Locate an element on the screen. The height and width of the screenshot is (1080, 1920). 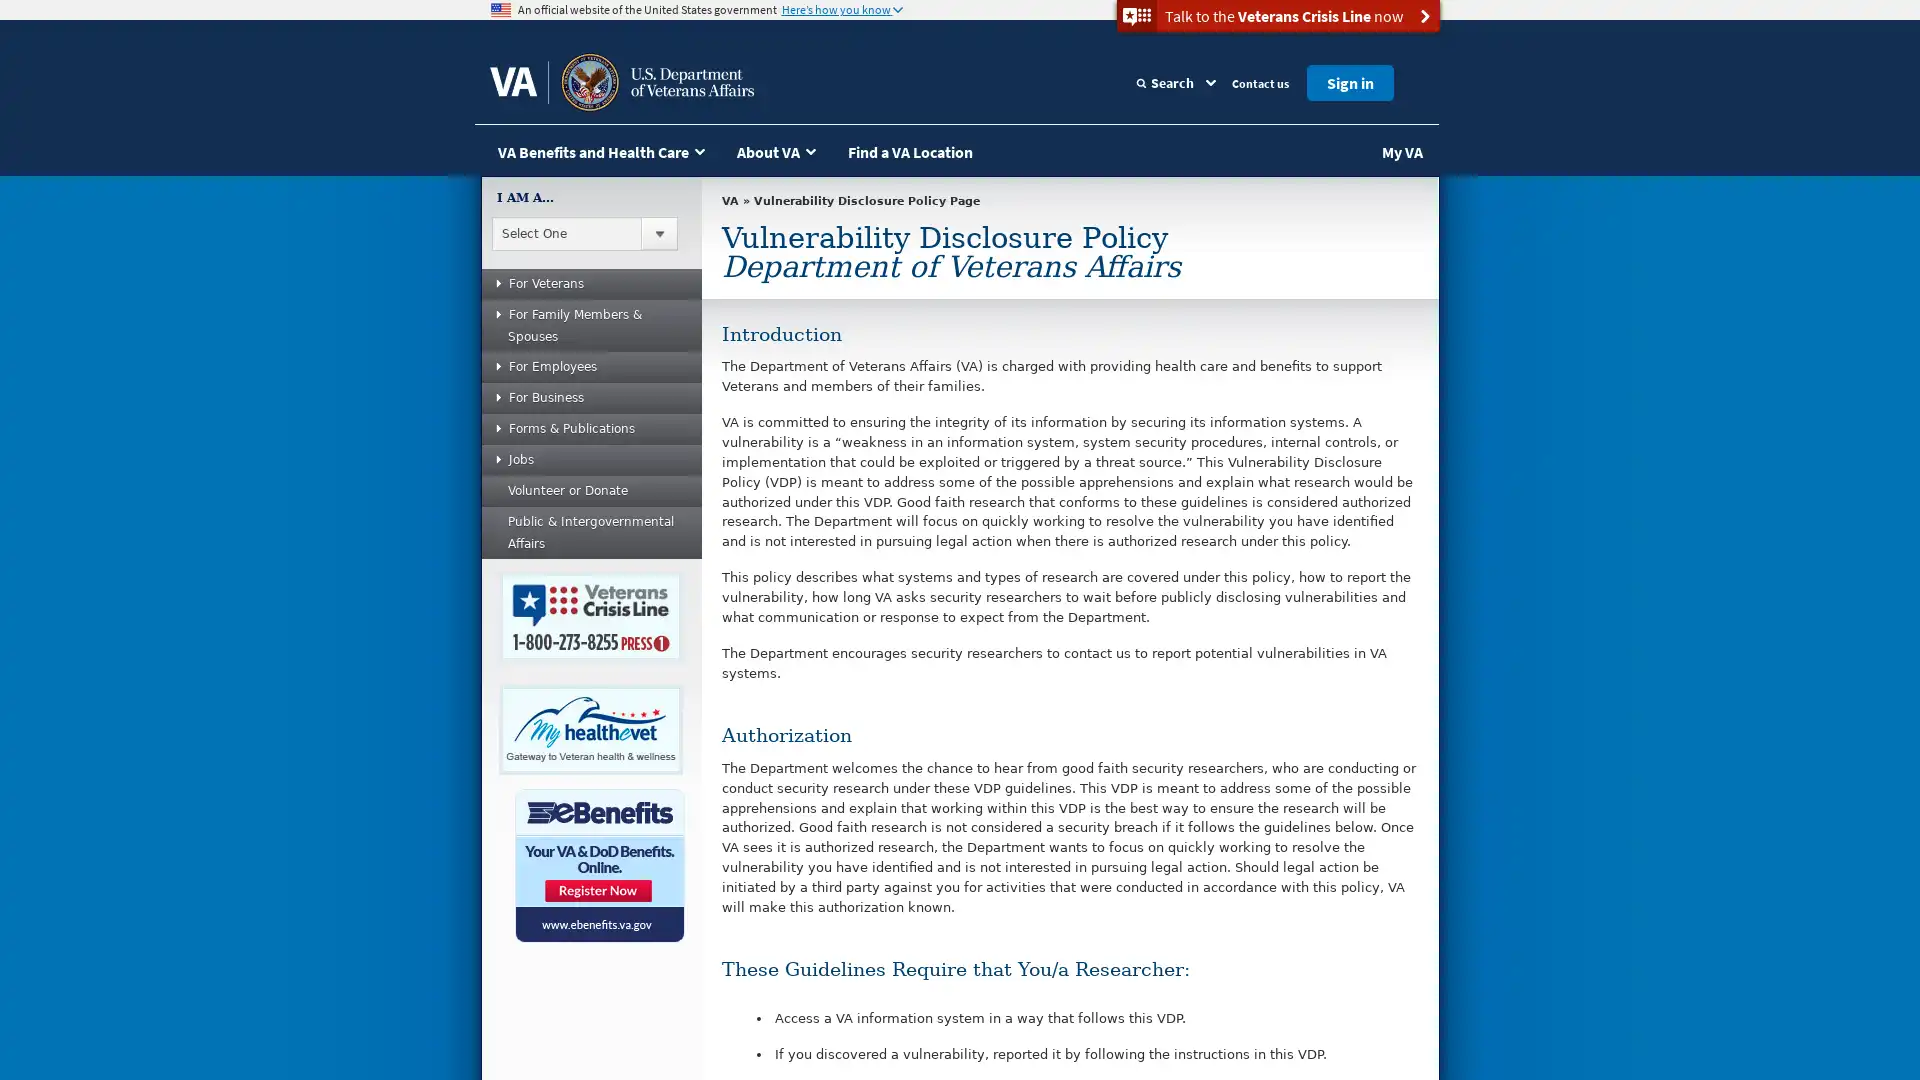
Sign in is located at coordinates (1350, 82).